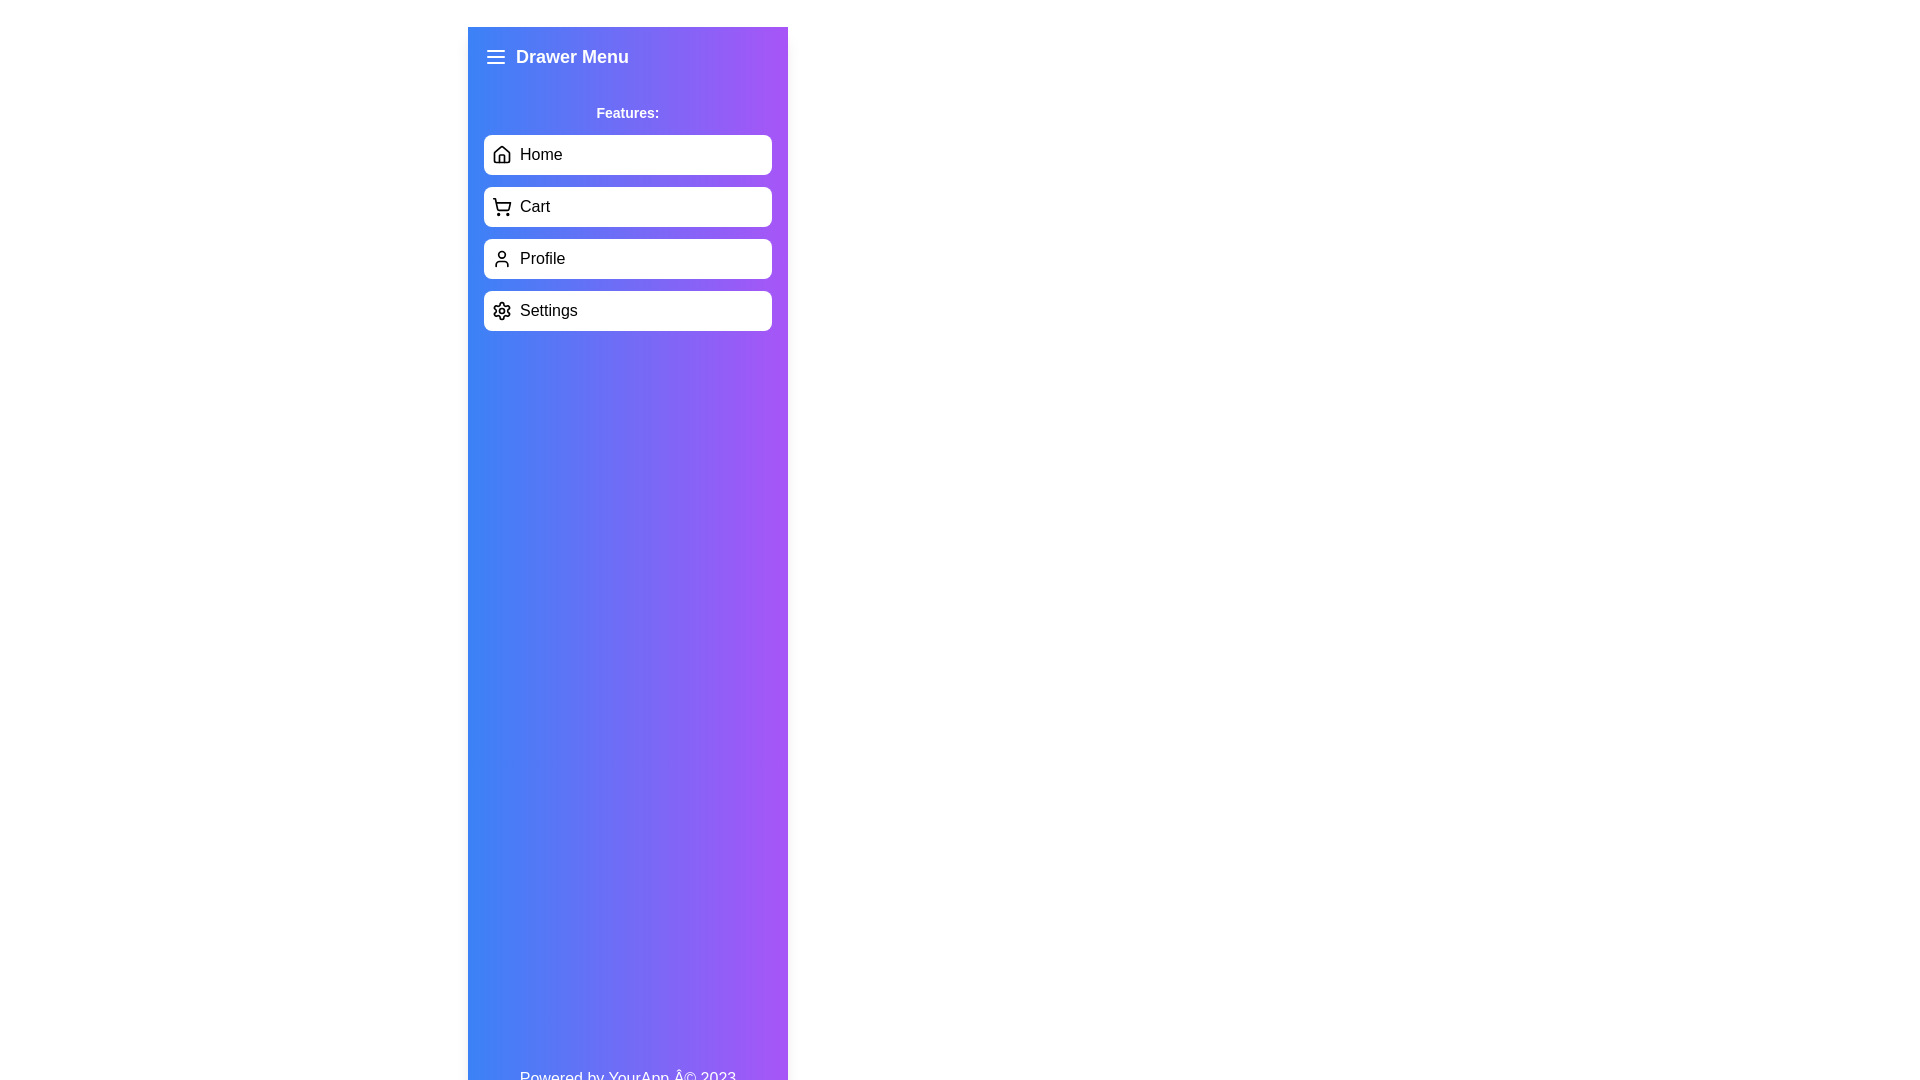 Image resolution: width=1920 pixels, height=1080 pixels. Describe the element at coordinates (535, 207) in the screenshot. I see `the 'Cart' text label which is part of a button in the sidebar menu, located immediately below 'Home' and above 'Profile'` at that location.